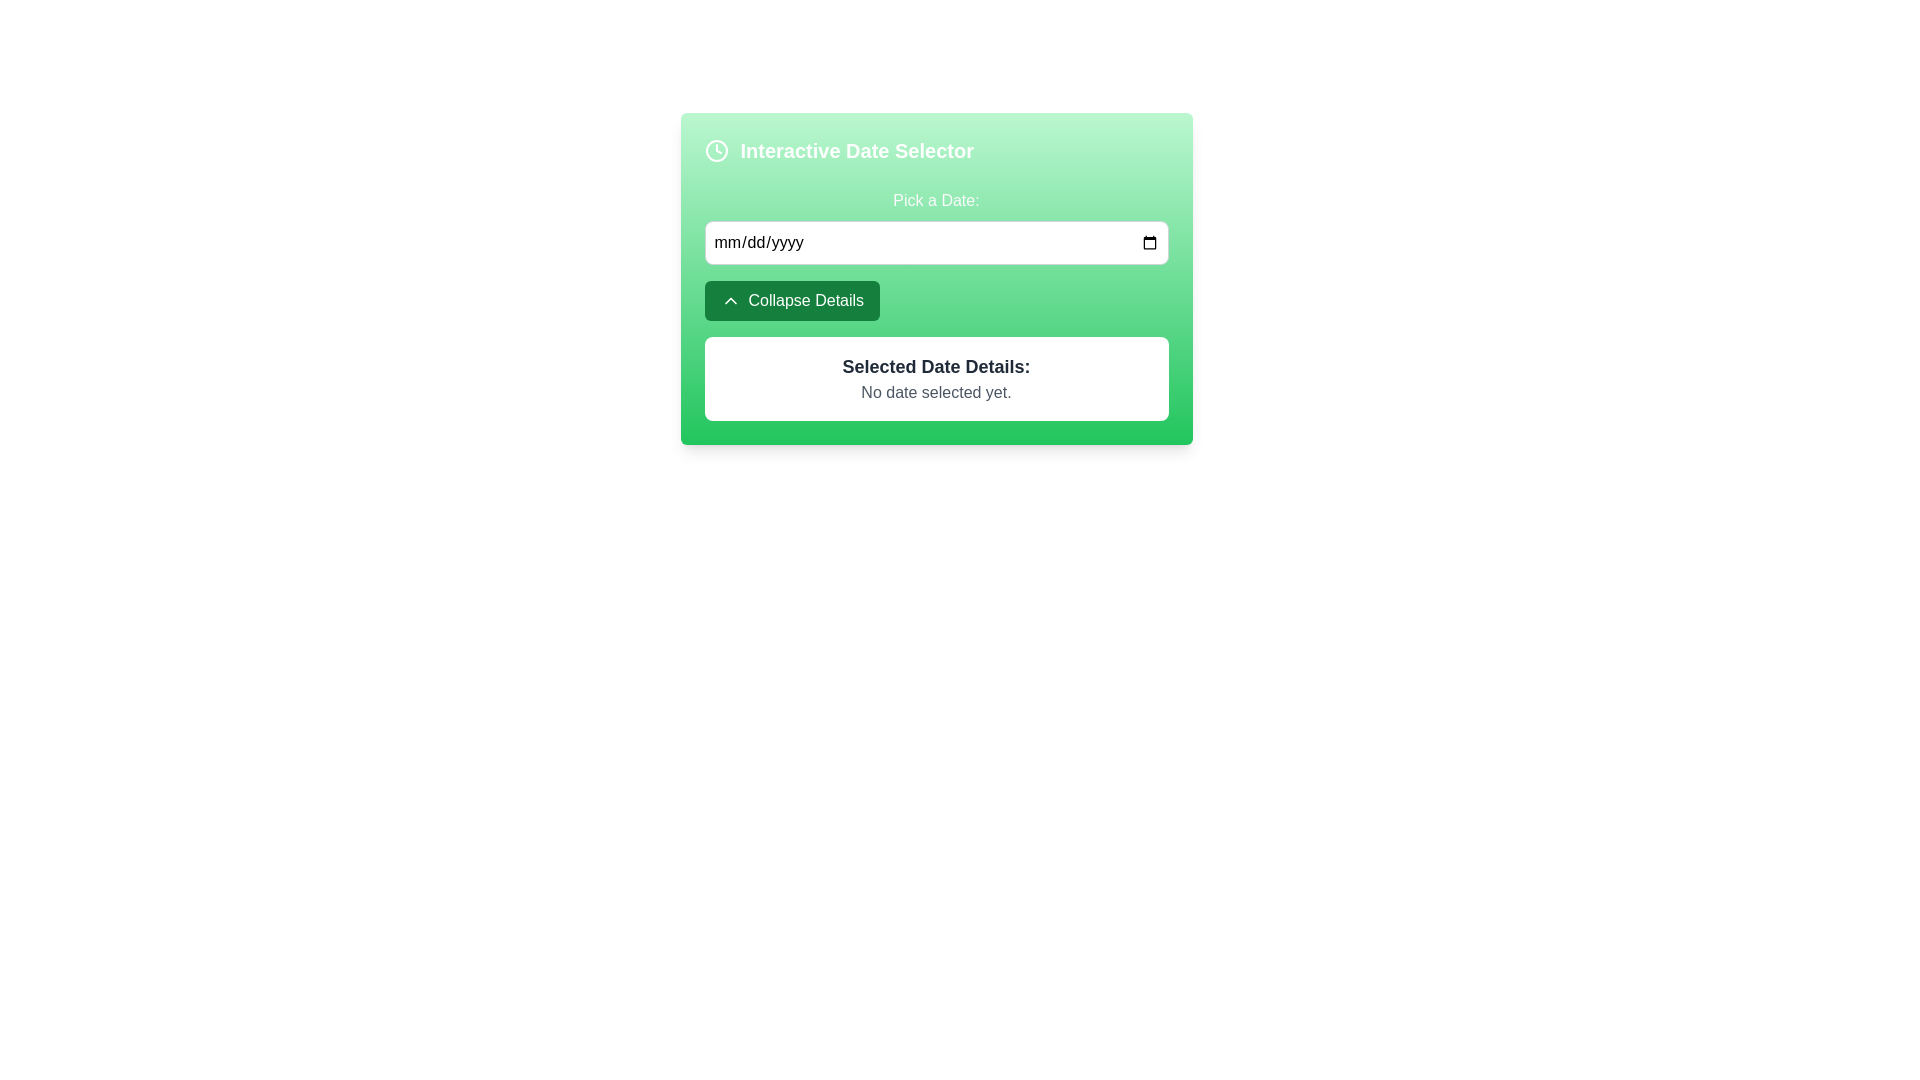 Image resolution: width=1920 pixels, height=1080 pixels. What do you see at coordinates (935, 149) in the screenshot?
I see `the center of the 'Interactive Date Selector' text label with icon, which is styled in bold white font against a green gradient background, for potential interactivity` at bounding box center [935, 149].